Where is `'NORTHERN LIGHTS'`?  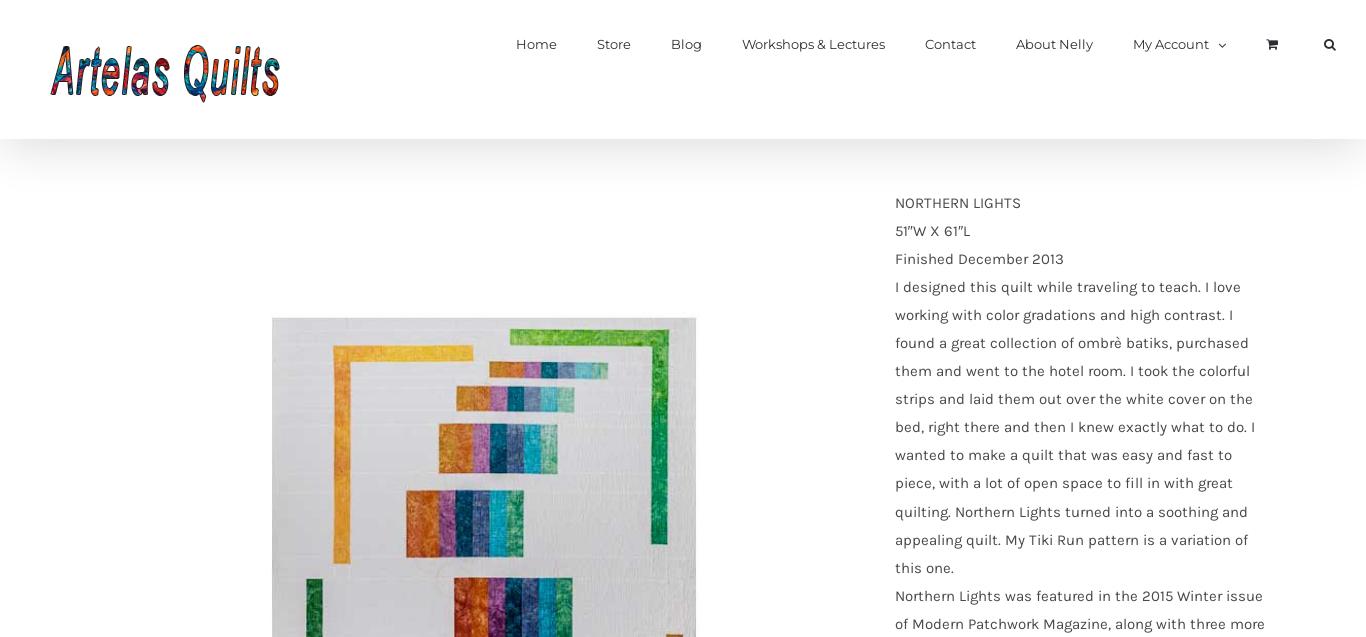 'NORTHERN LIGHTS' is located at coordinates (957, 203).